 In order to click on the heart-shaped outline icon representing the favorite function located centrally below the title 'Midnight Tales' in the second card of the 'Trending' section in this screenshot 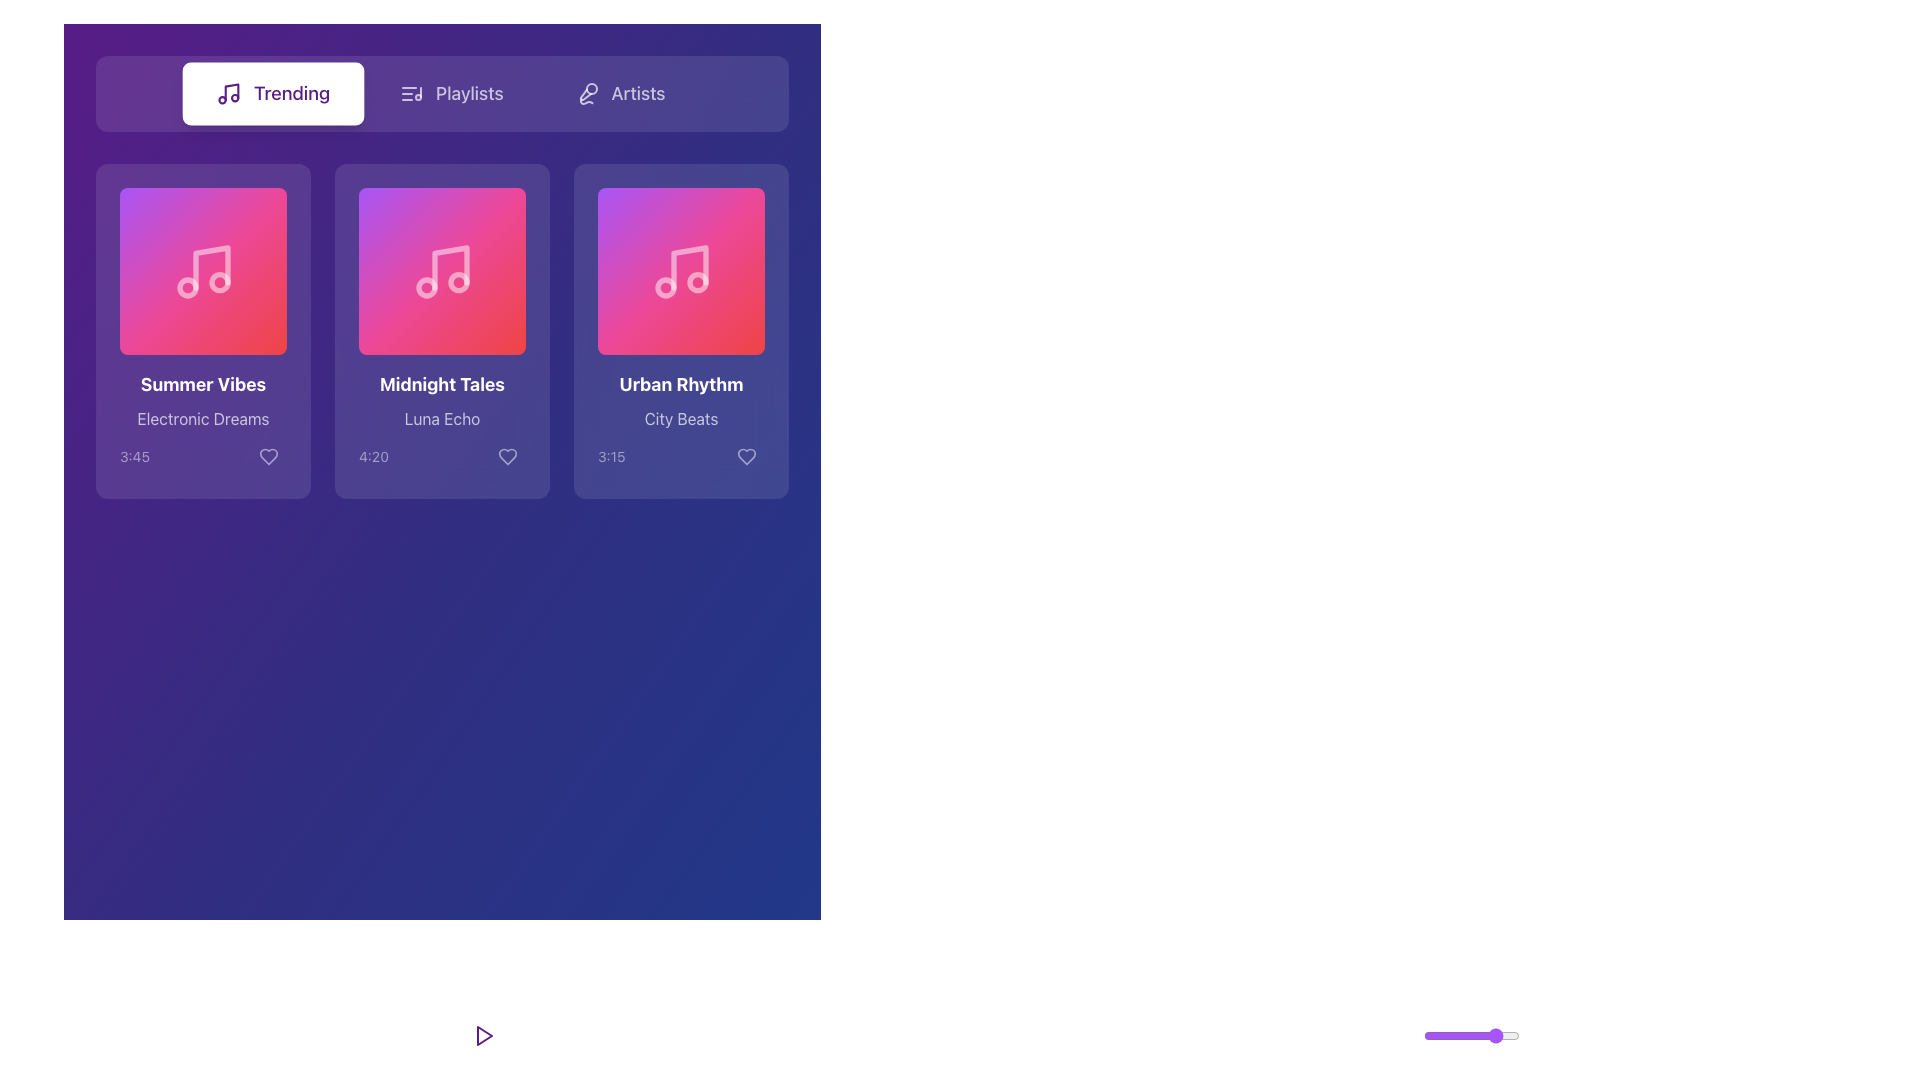, I will do `click(508, 456)`.